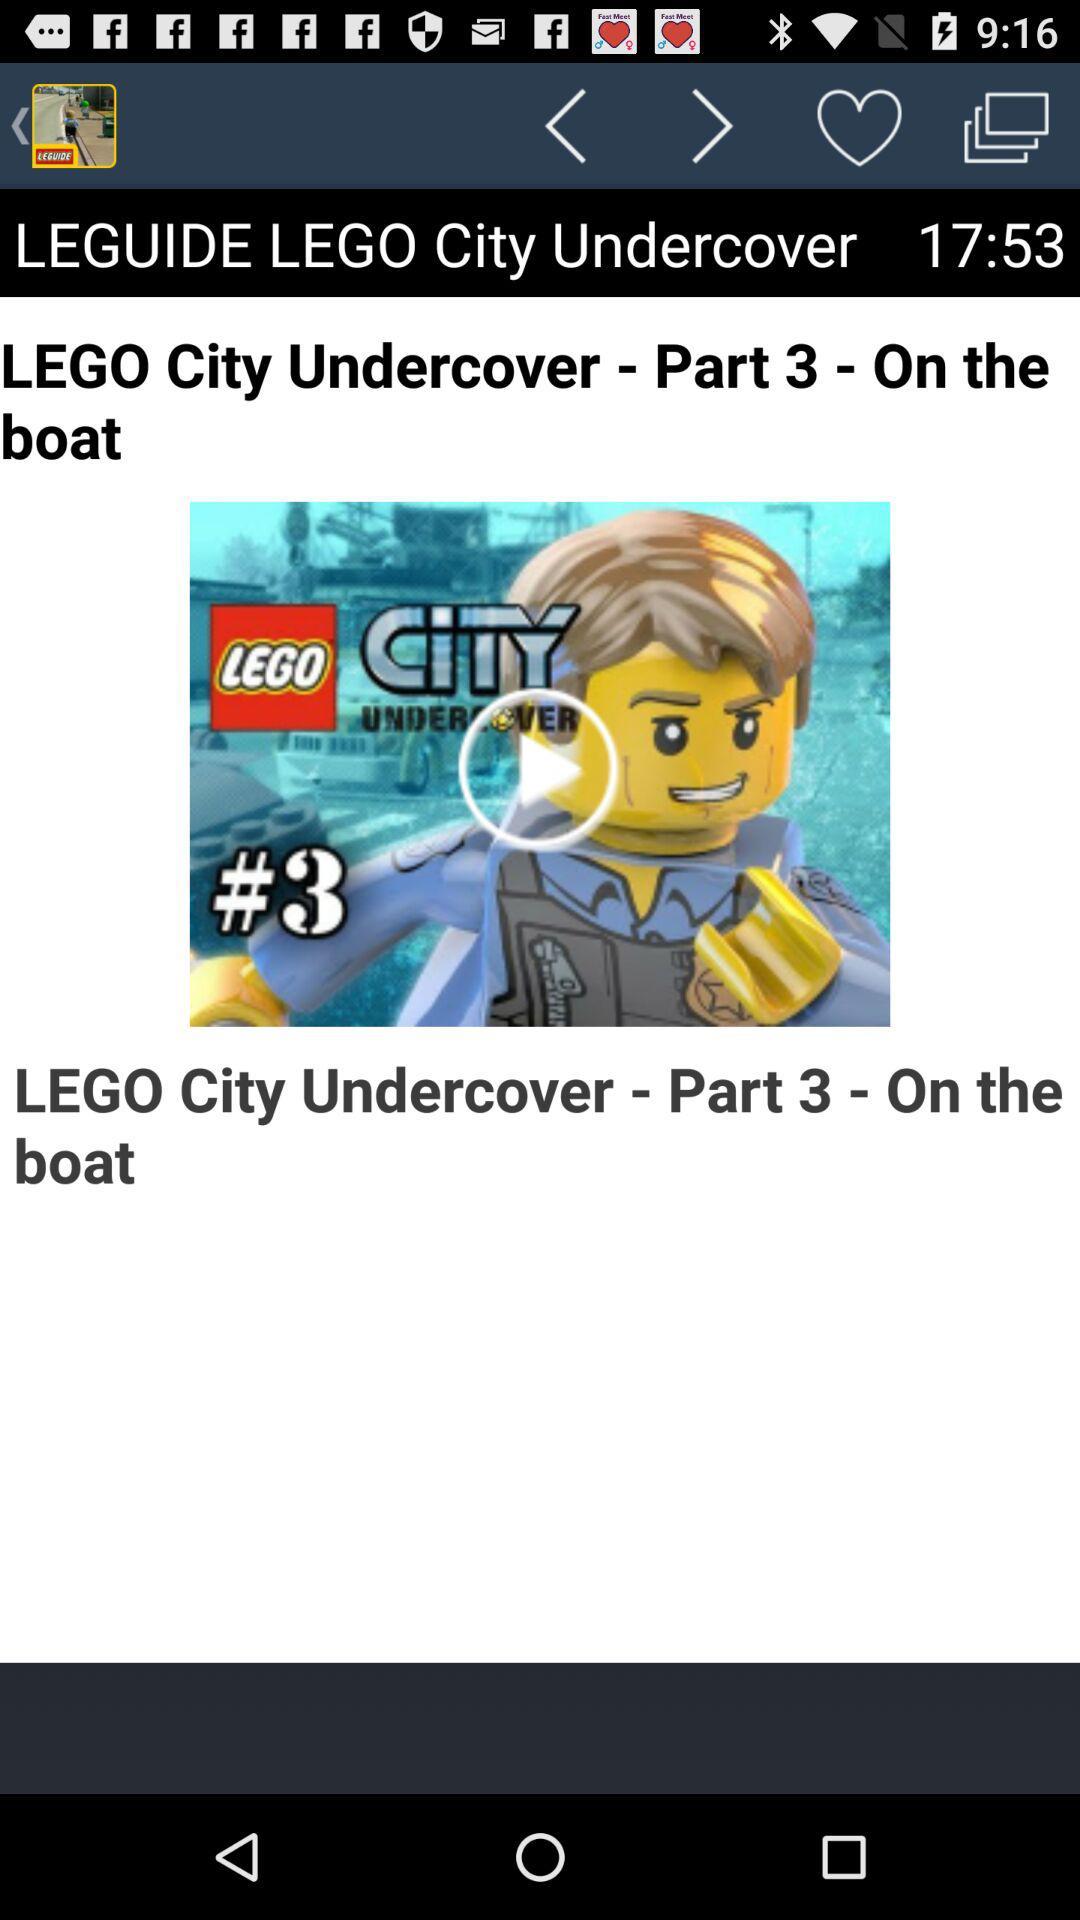 The image size is (1080, 1920). Describe the element at coordinates (858, 124) in the screenshot. I see `the icon above the leguide lego city` at that location.